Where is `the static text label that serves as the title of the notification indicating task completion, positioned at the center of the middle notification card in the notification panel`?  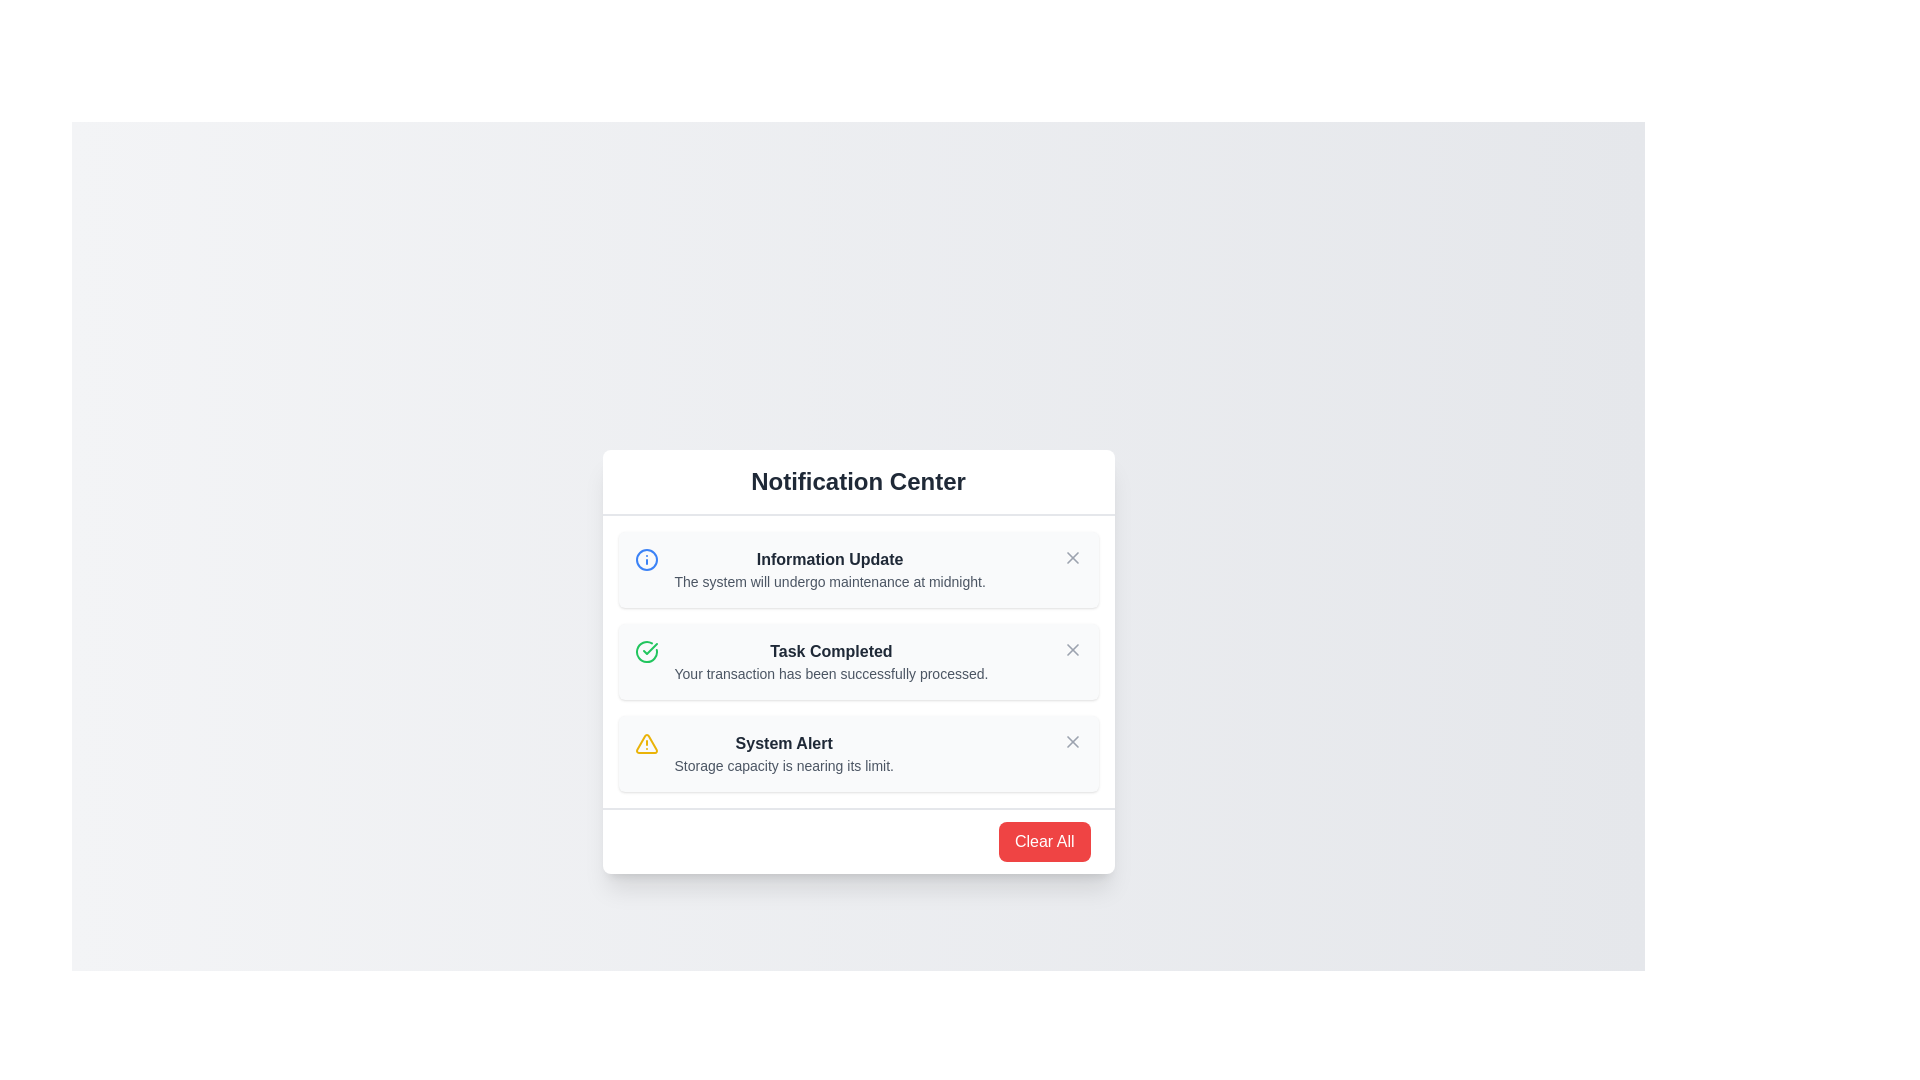
the static text label that serves as the title of the notification indicating task completion, positioned at the center of the middle notification card in the notification panel is located at coordinates (831, 651).